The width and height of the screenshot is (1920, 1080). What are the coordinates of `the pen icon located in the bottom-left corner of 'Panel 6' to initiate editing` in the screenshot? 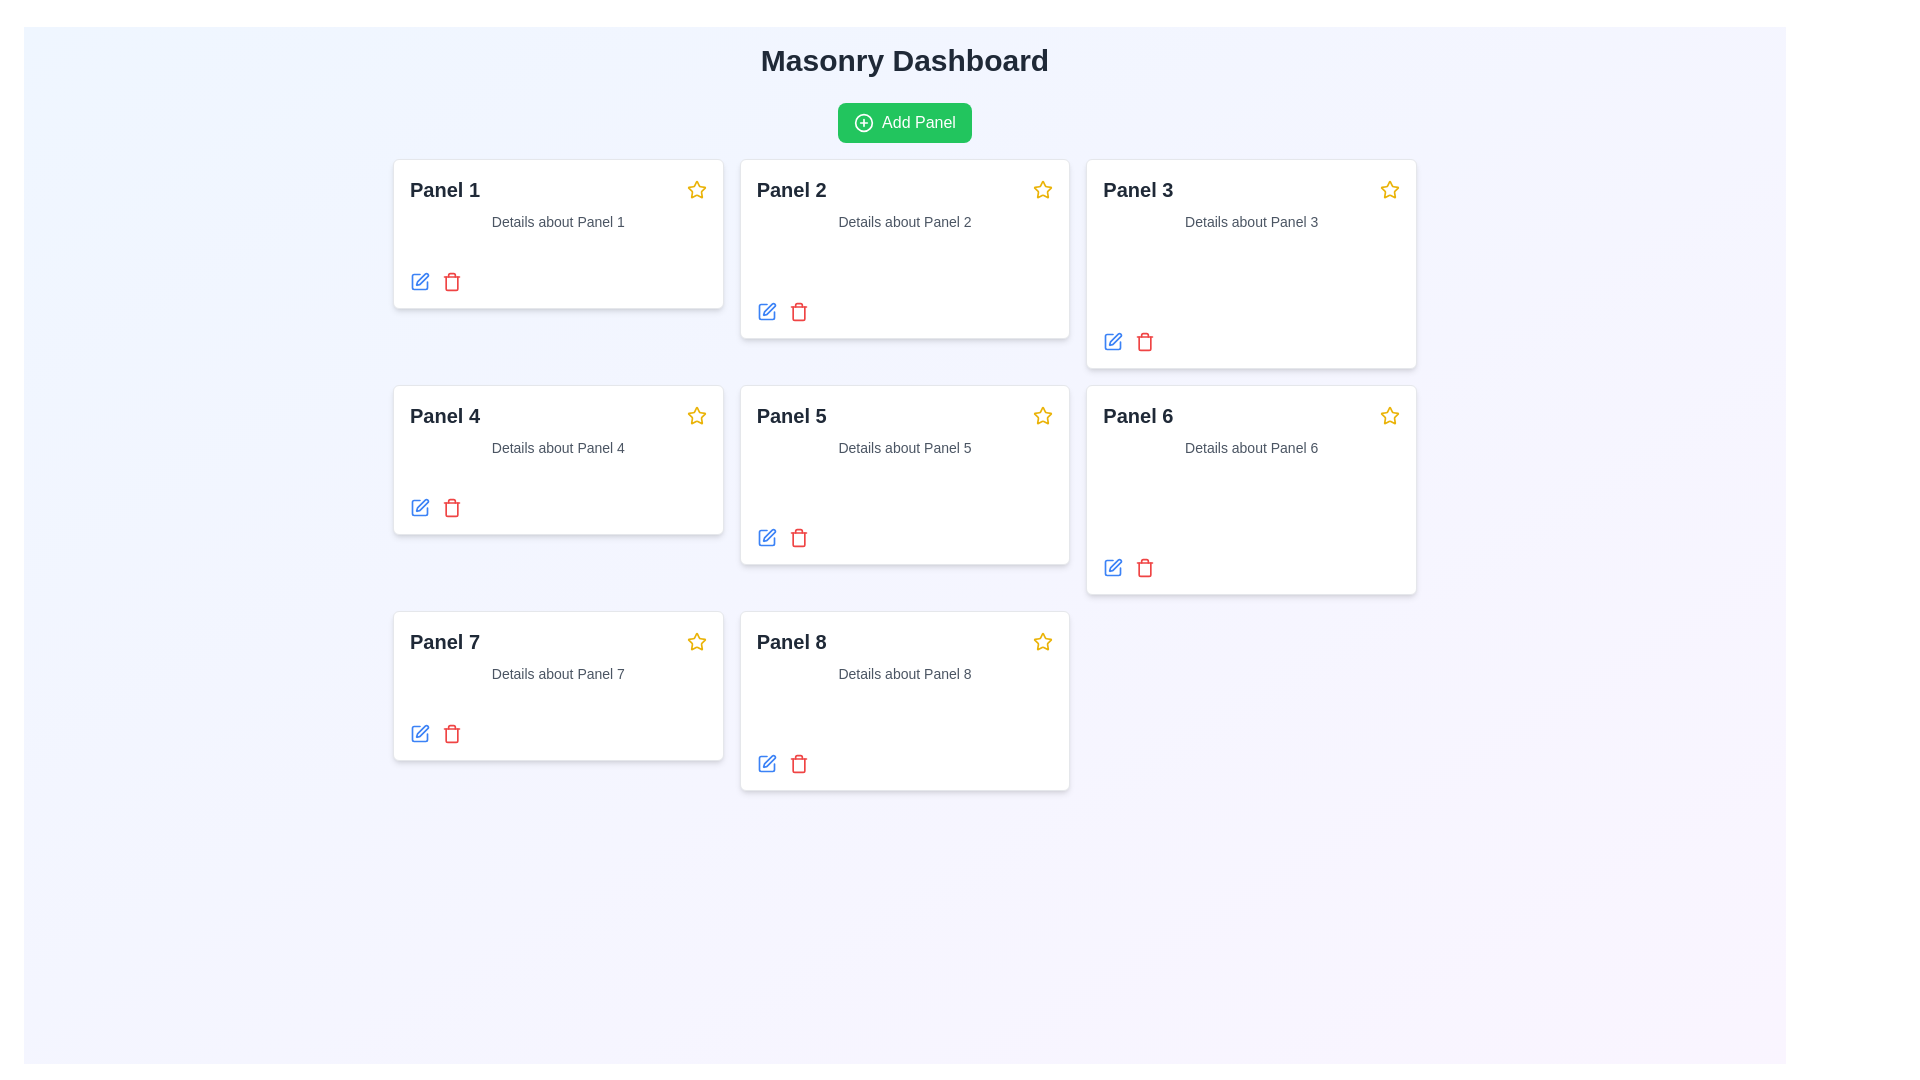 It's located at (1114, 565).